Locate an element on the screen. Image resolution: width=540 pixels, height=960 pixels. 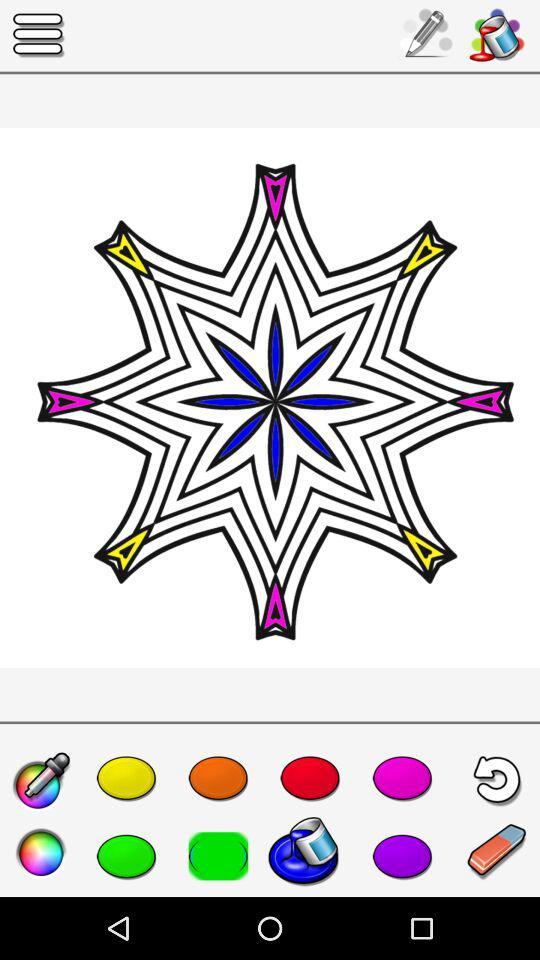
the menu icon is located at coordinates (39, 34).